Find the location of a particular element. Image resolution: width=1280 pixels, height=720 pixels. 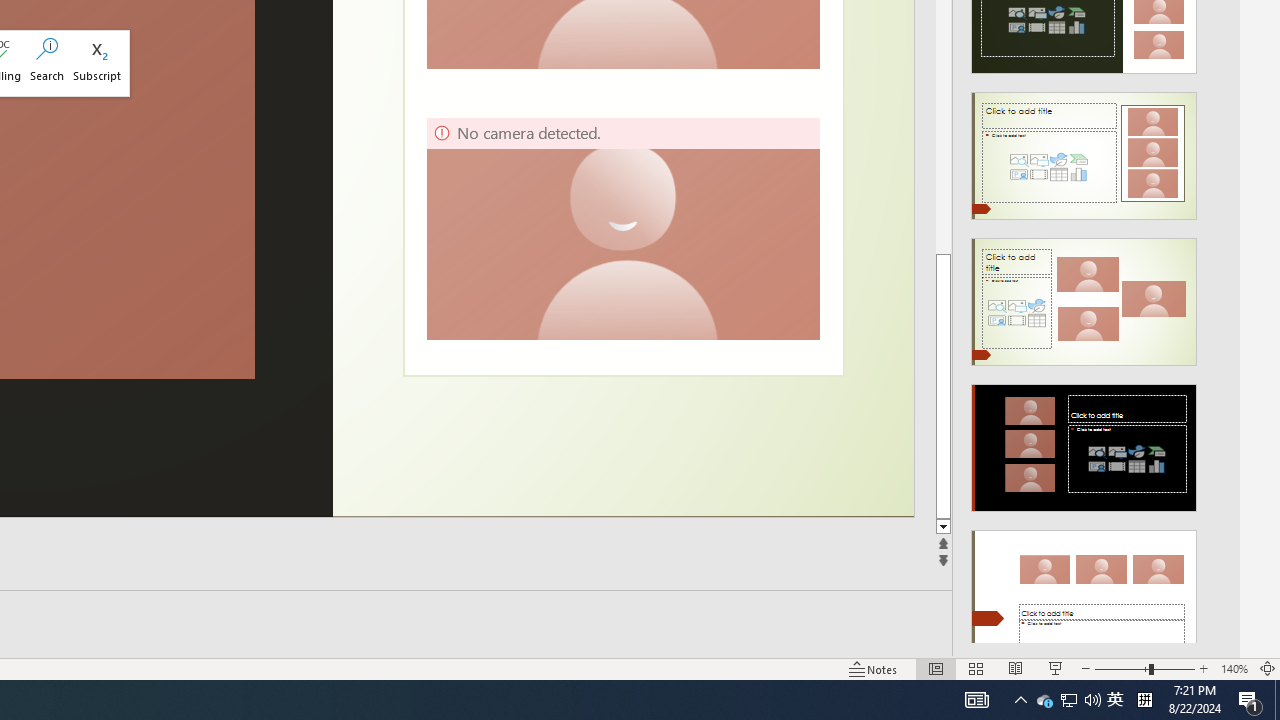

'Zoom 140%' is located at coordinates (1233, 669).